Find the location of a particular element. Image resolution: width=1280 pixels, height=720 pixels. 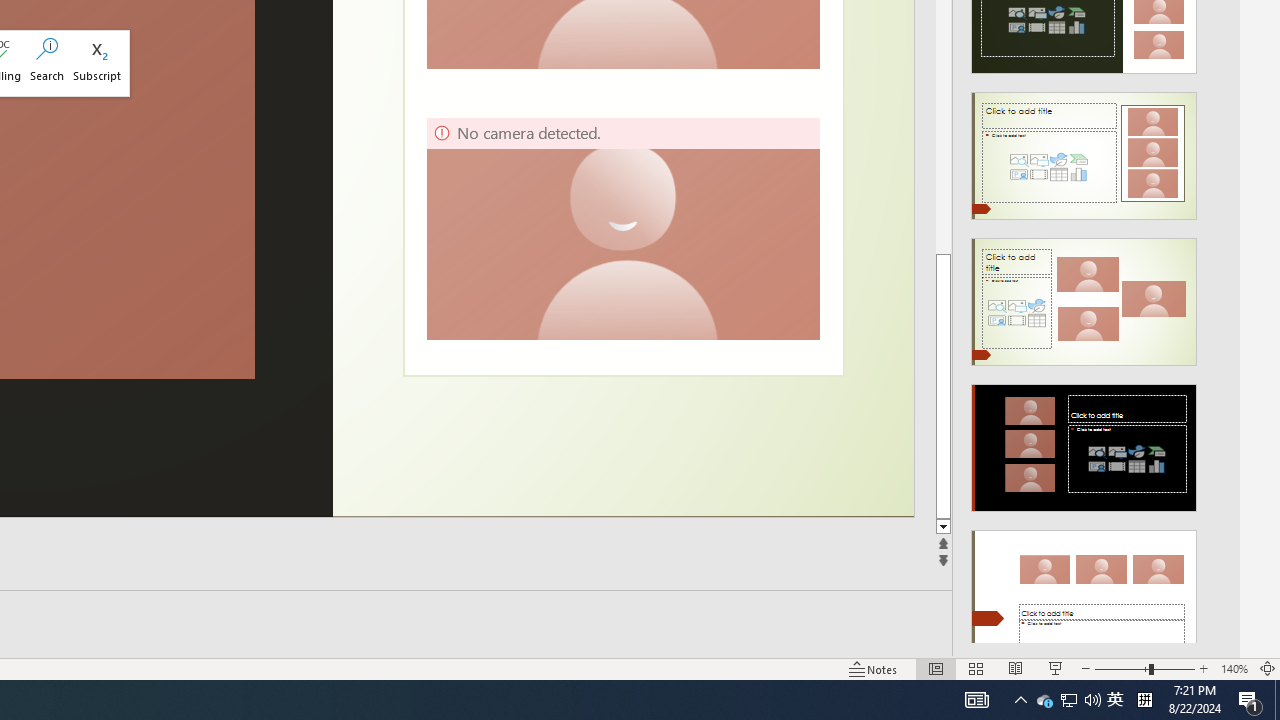

'Zoom 140%' is located at coordinates (1233, 669).